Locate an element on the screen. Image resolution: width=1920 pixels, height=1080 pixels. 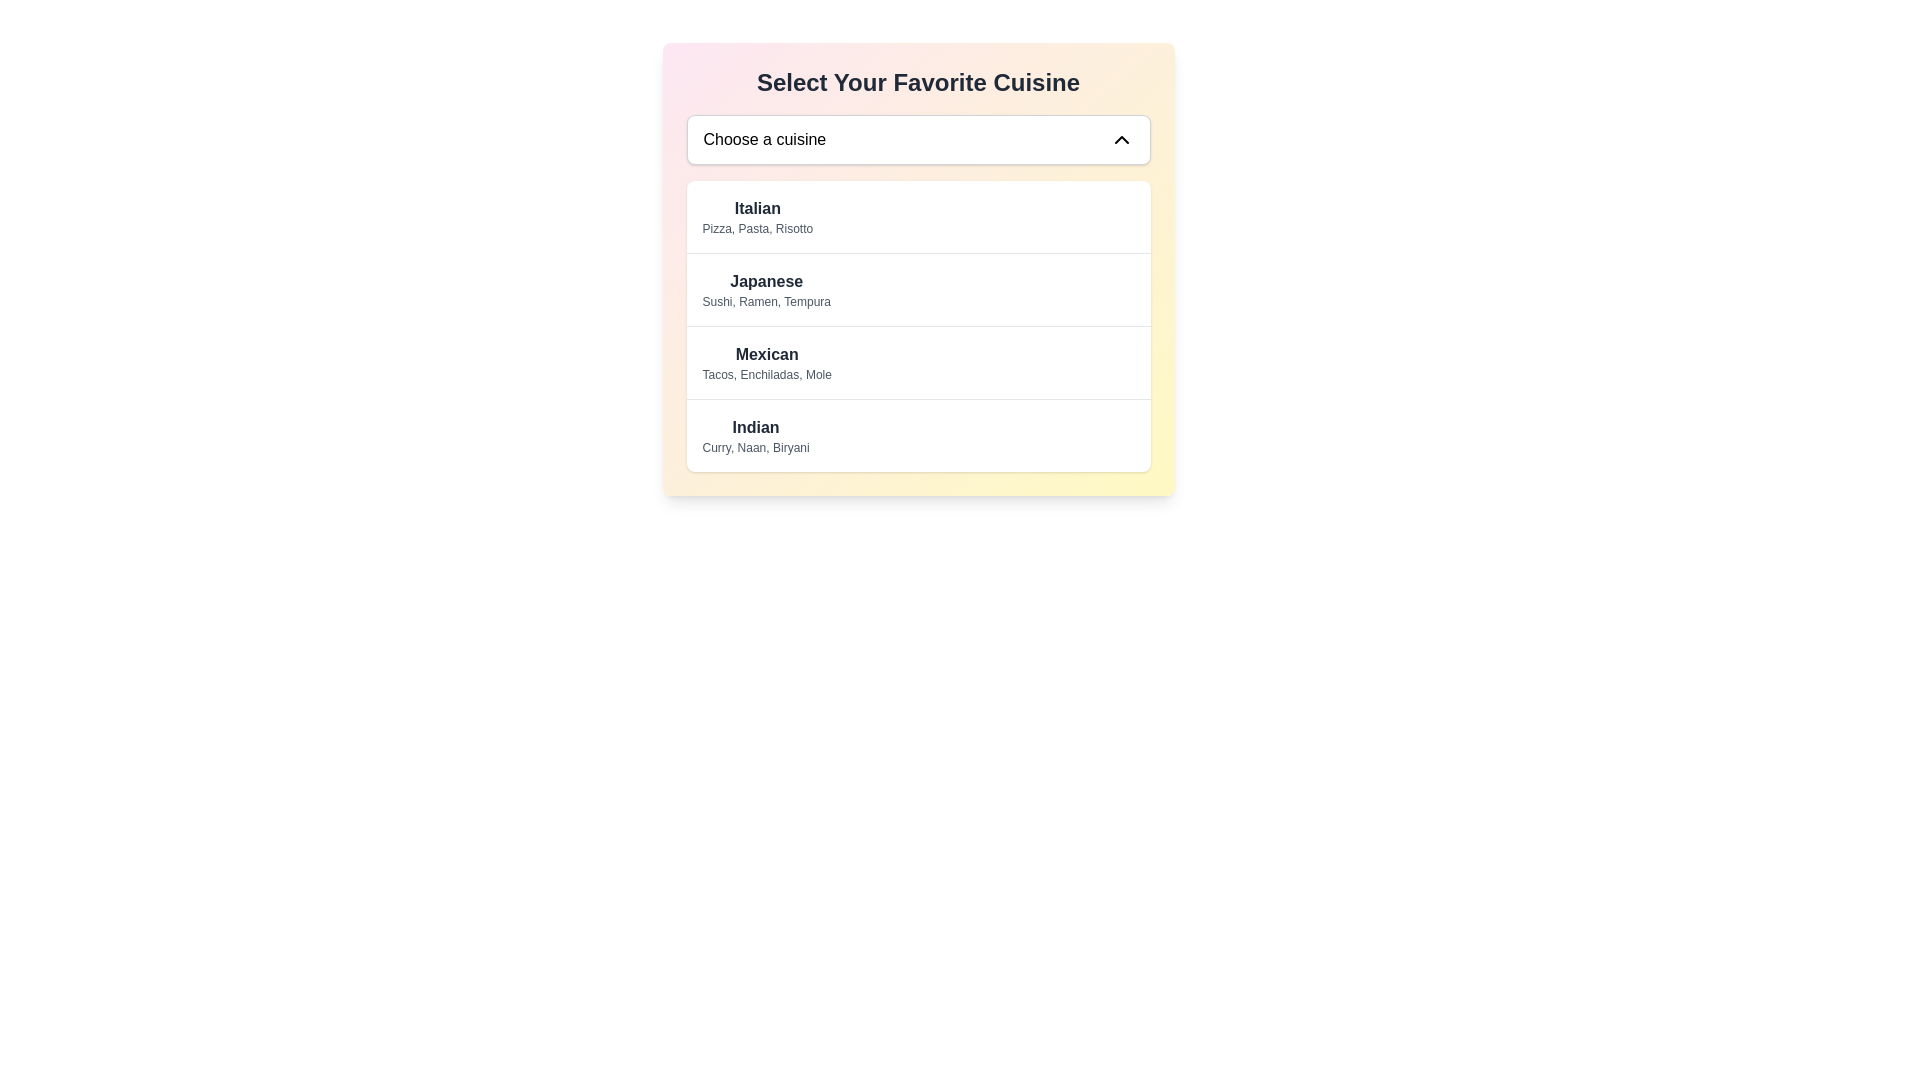
around the 'Indian' cuisine label is located at coordinates (754, 427).